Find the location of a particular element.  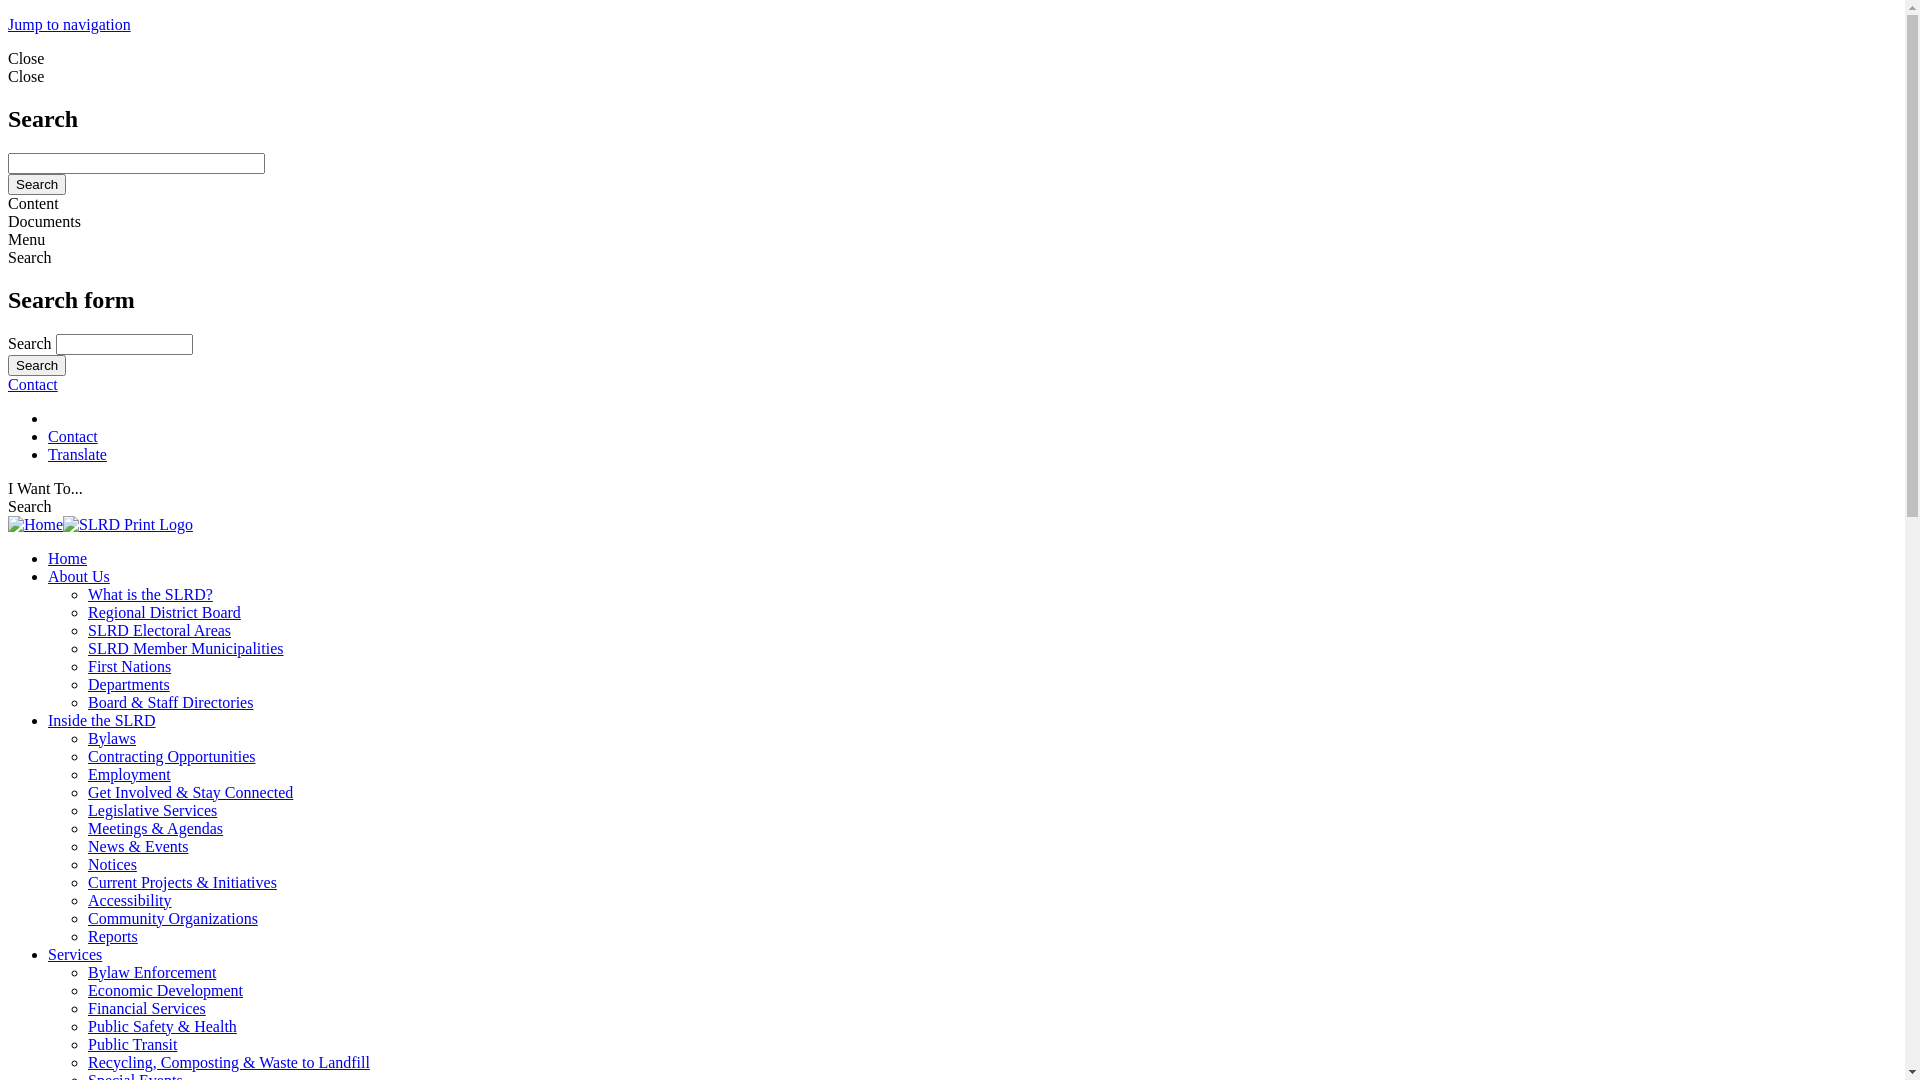

'Accessibility' is located at coordinates (128, 900).